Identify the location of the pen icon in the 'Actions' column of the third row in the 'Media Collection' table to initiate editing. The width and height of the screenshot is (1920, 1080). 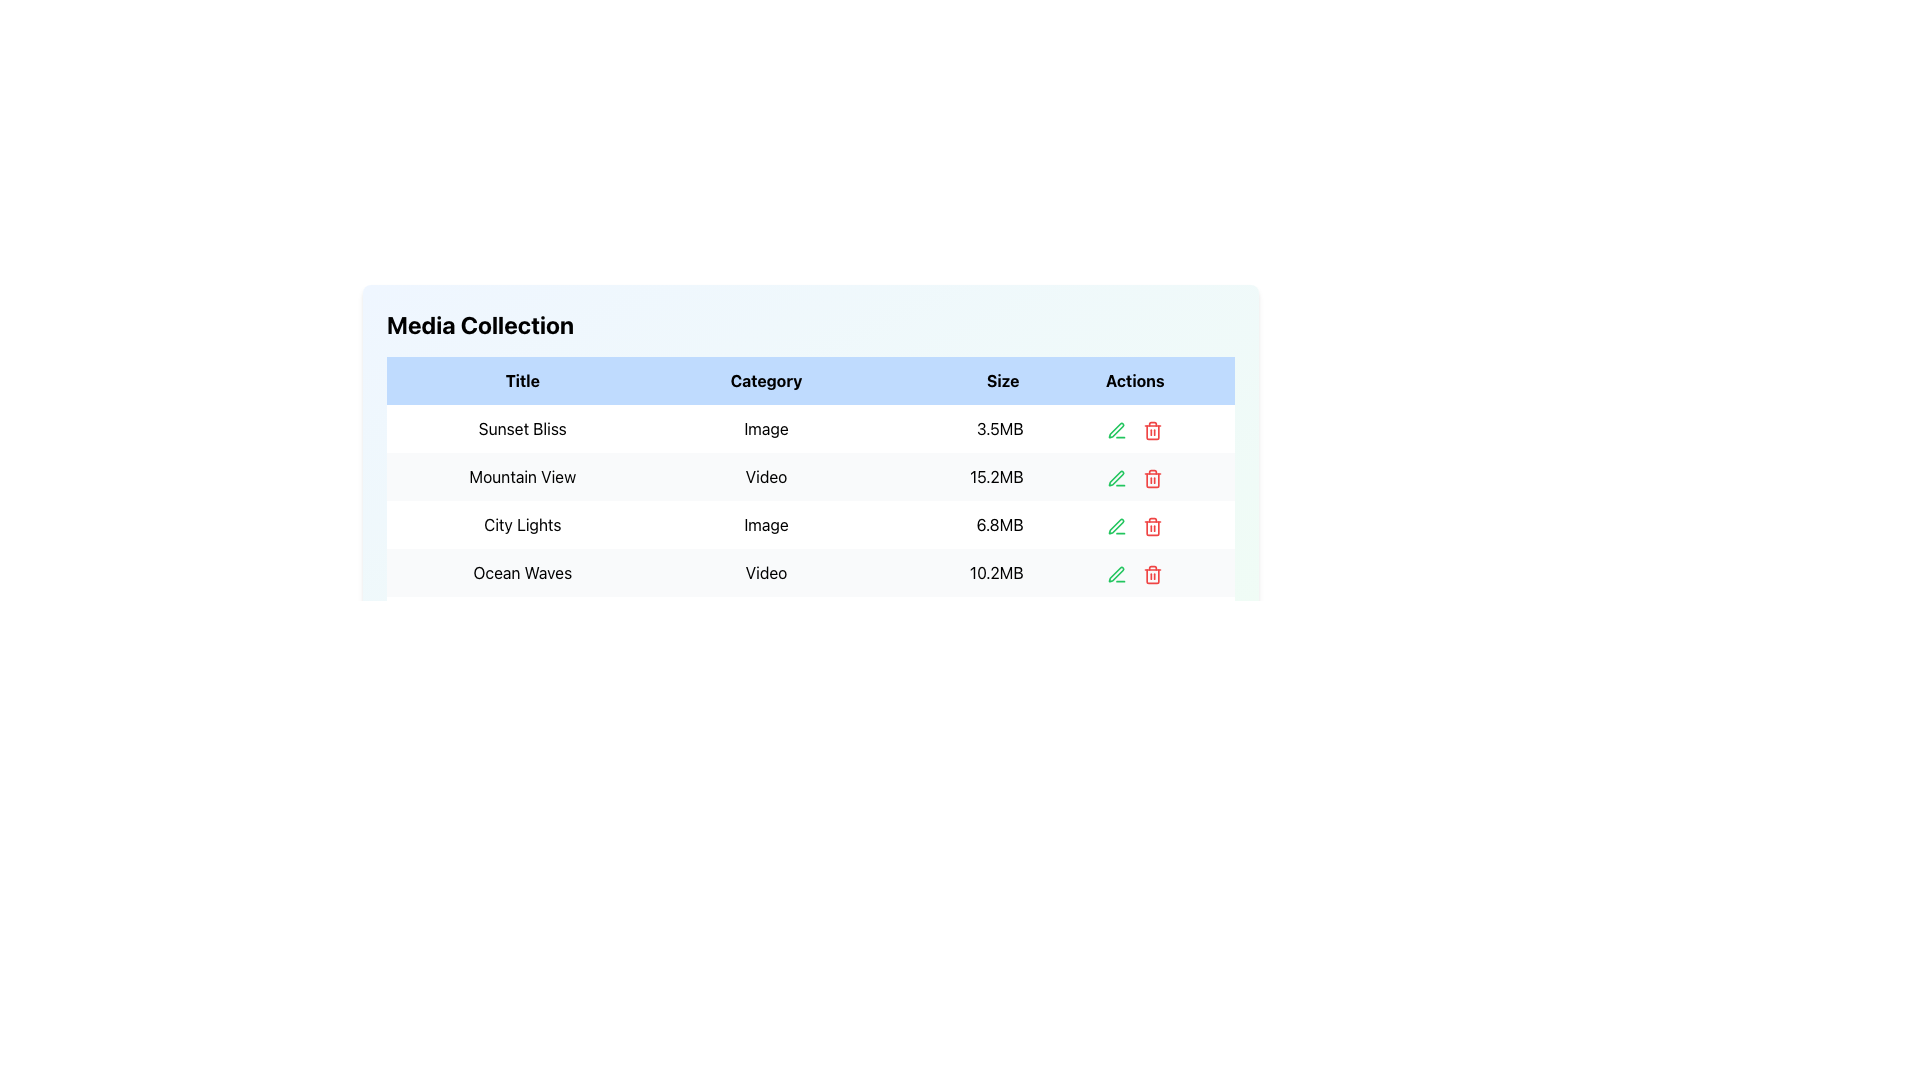
(1116, 523).